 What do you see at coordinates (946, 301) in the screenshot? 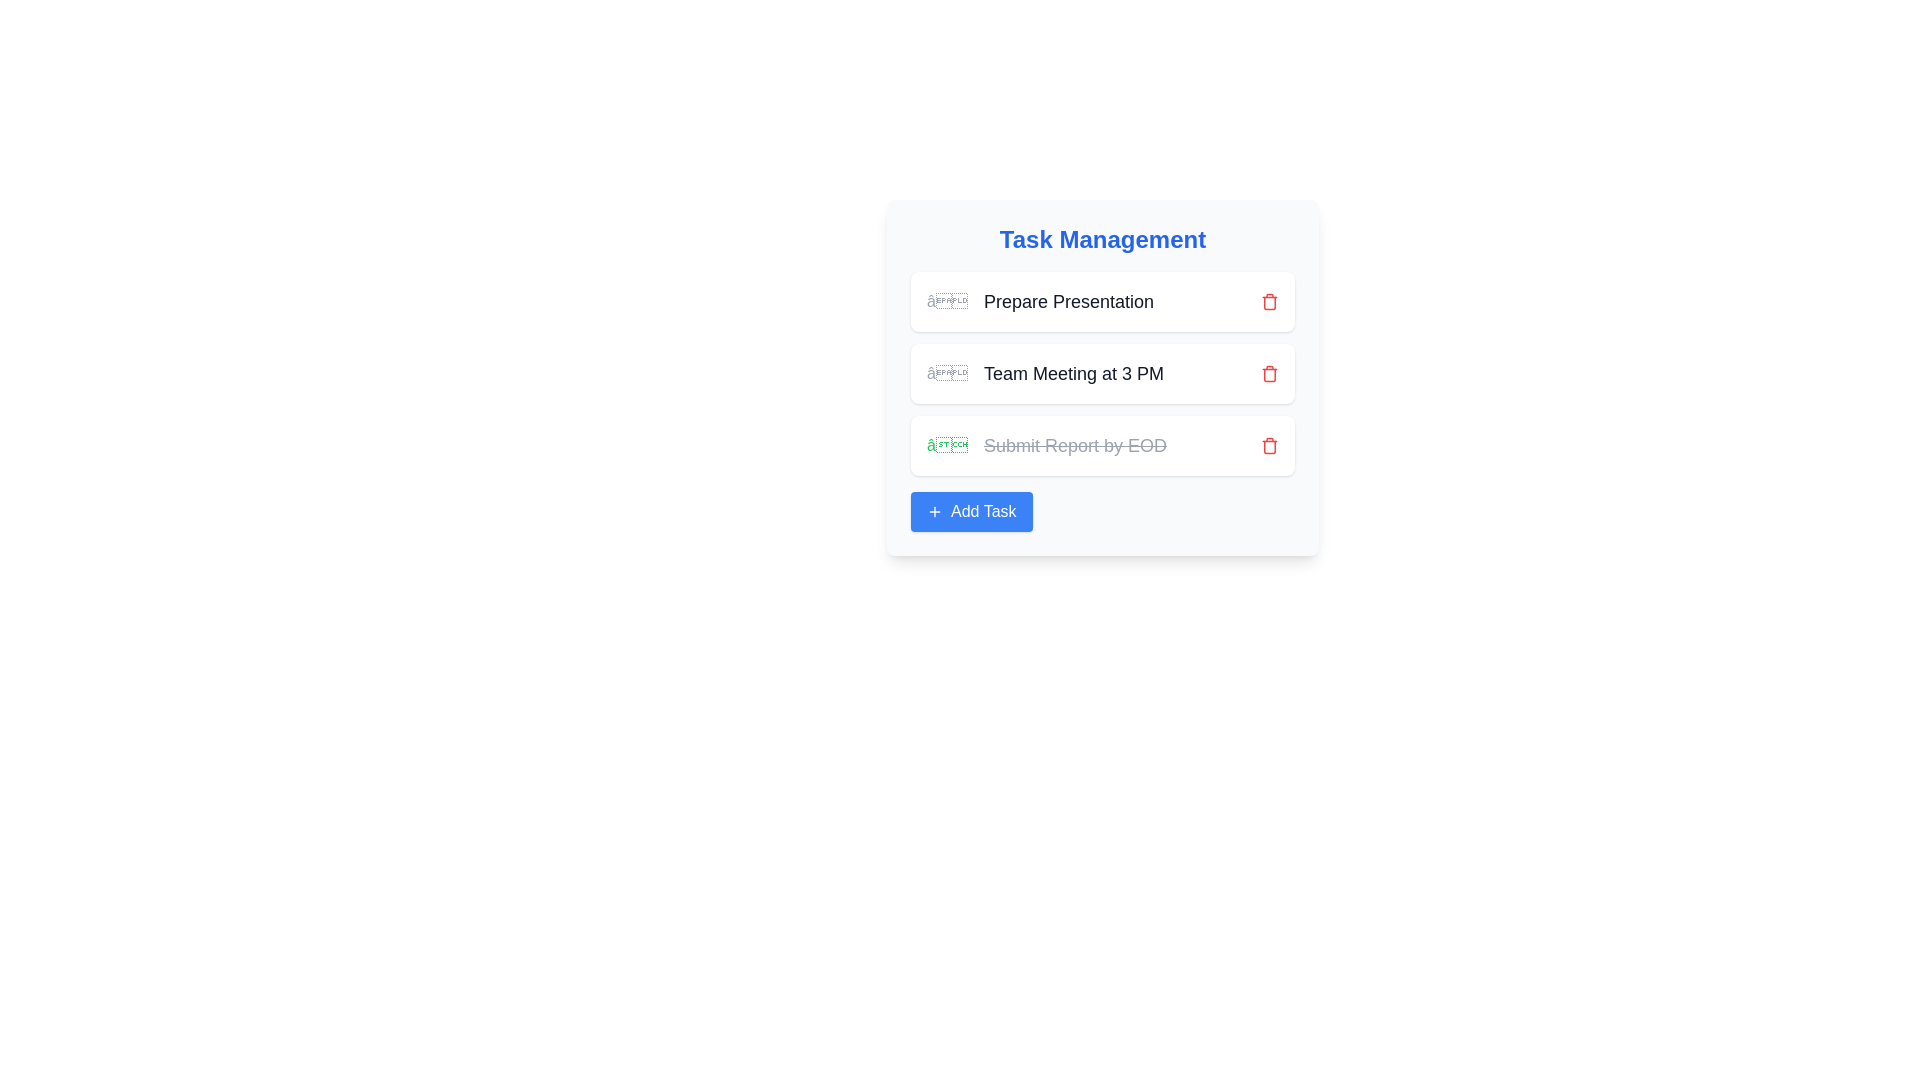
I see `the status indicator button located to the left of the 'Prepare Presentation' task entry` at bounding box center [946, 301].